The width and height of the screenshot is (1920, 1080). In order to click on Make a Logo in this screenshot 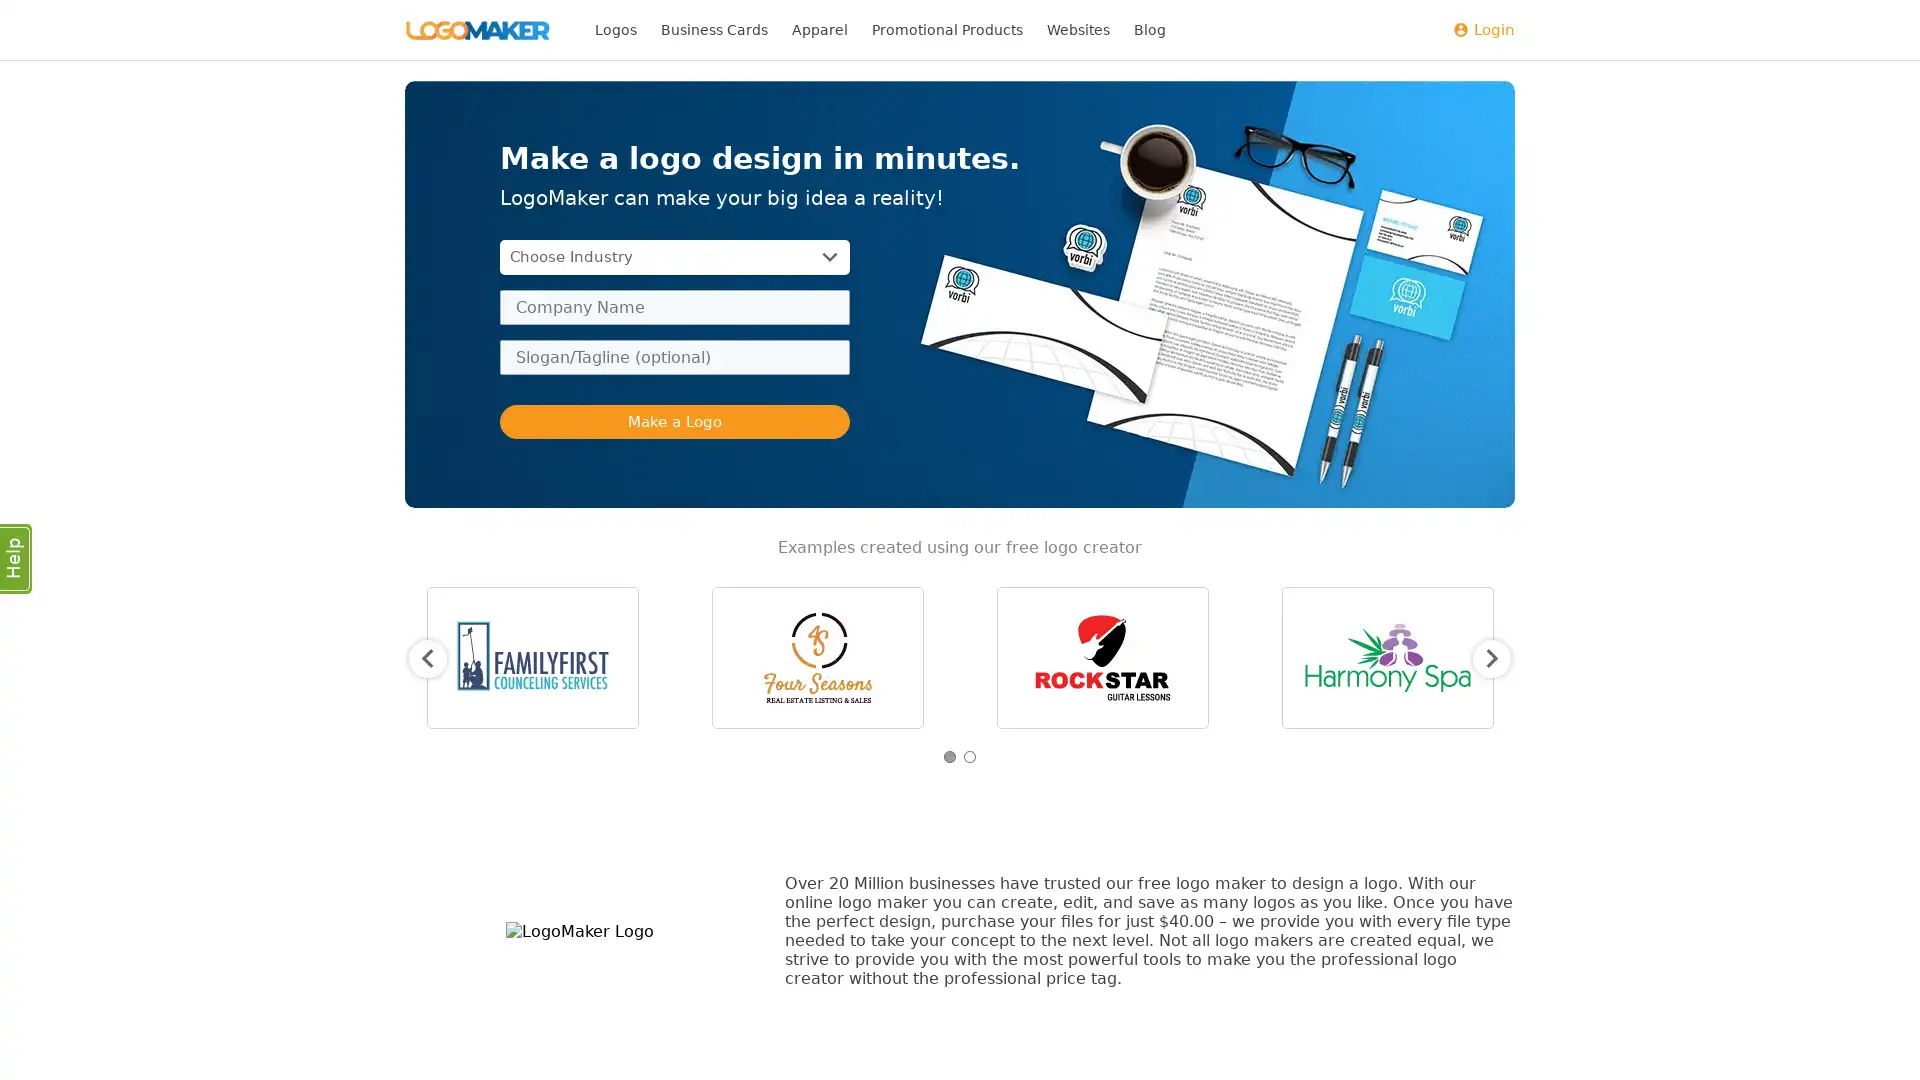, I will do `click(673, 420)`.